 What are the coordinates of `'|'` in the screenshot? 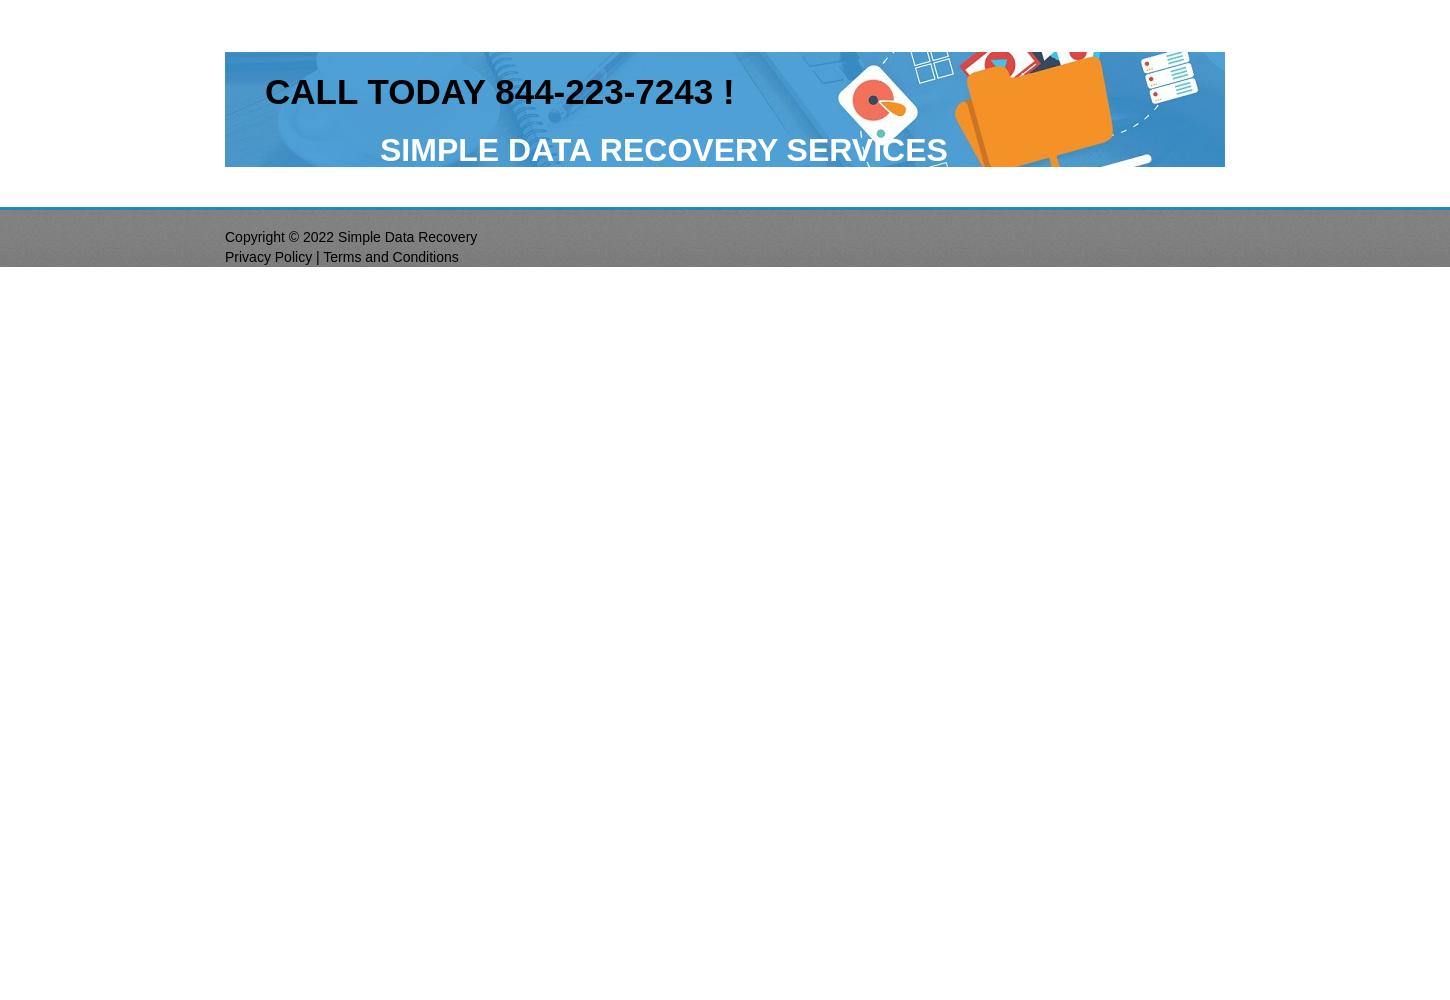 It's located at (317, 257).